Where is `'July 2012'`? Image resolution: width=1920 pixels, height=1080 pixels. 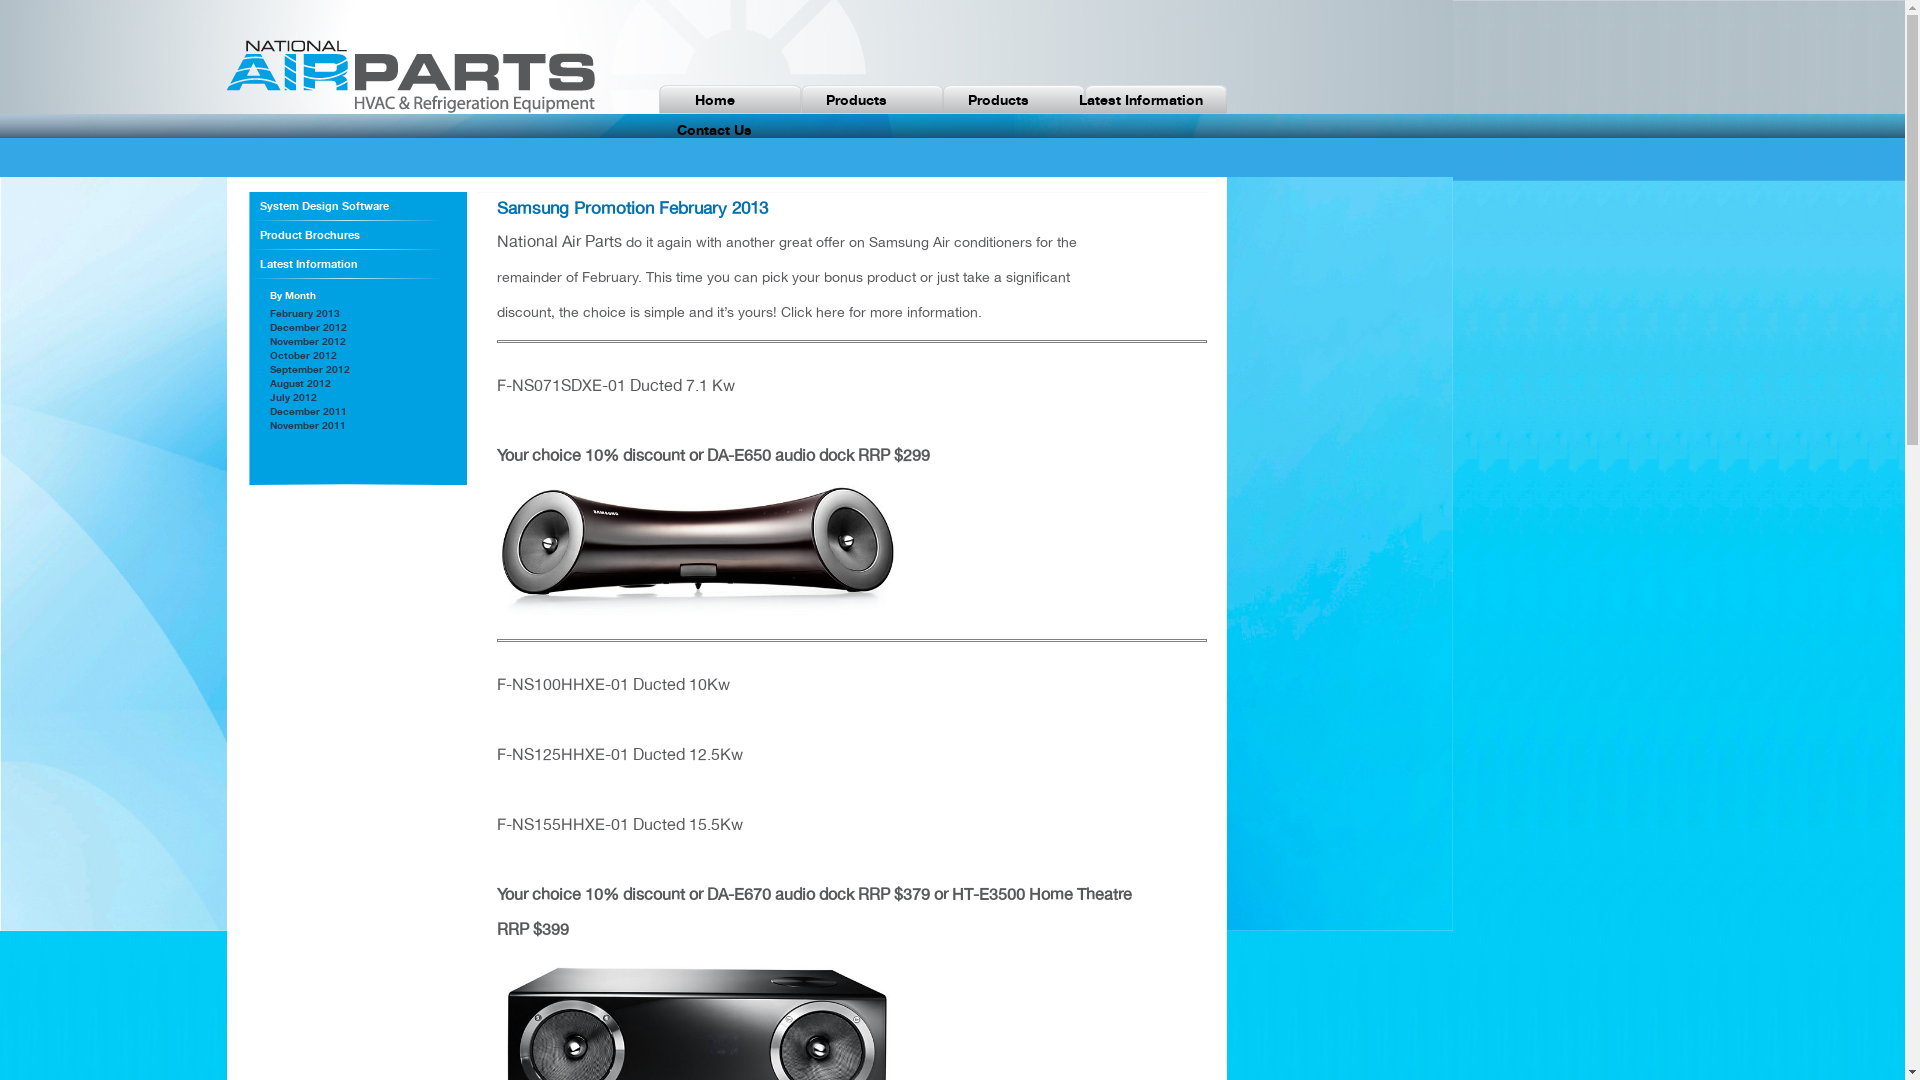 'July 2012' is located at coordinates (292, 397).